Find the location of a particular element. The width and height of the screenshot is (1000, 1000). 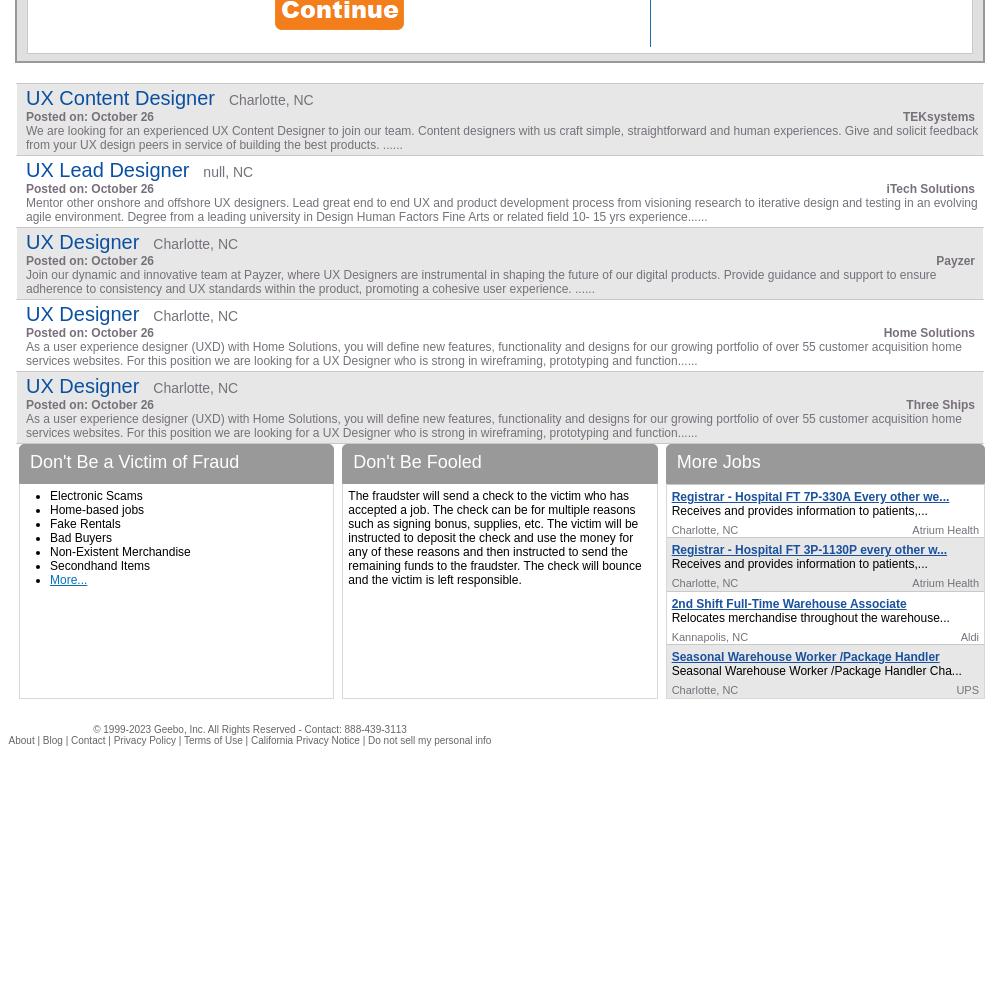

'Aldi' is located at coordinates (968, 636).